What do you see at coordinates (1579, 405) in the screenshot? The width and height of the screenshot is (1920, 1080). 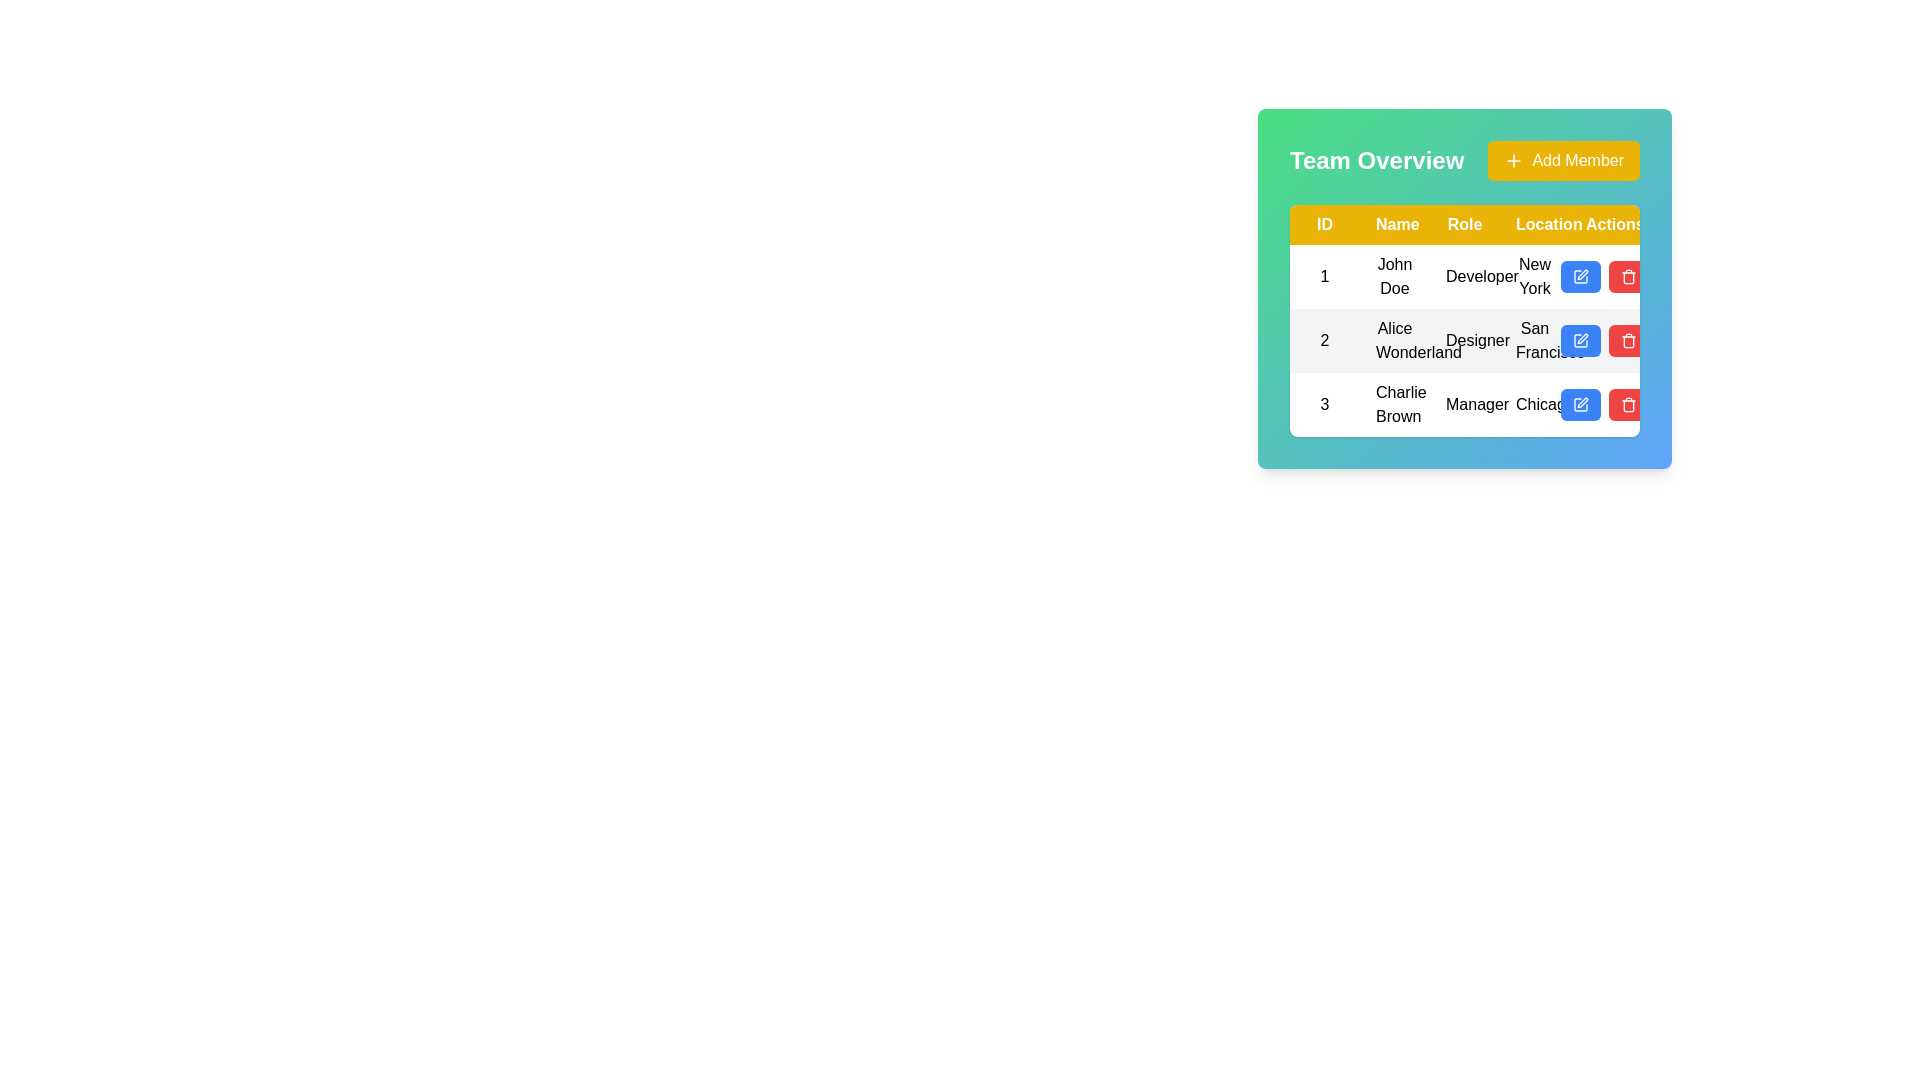 I see `the 'Edit' button located in the Actions column of the third row for 'Charlie Brown'` at bounding box center [1579, 405].